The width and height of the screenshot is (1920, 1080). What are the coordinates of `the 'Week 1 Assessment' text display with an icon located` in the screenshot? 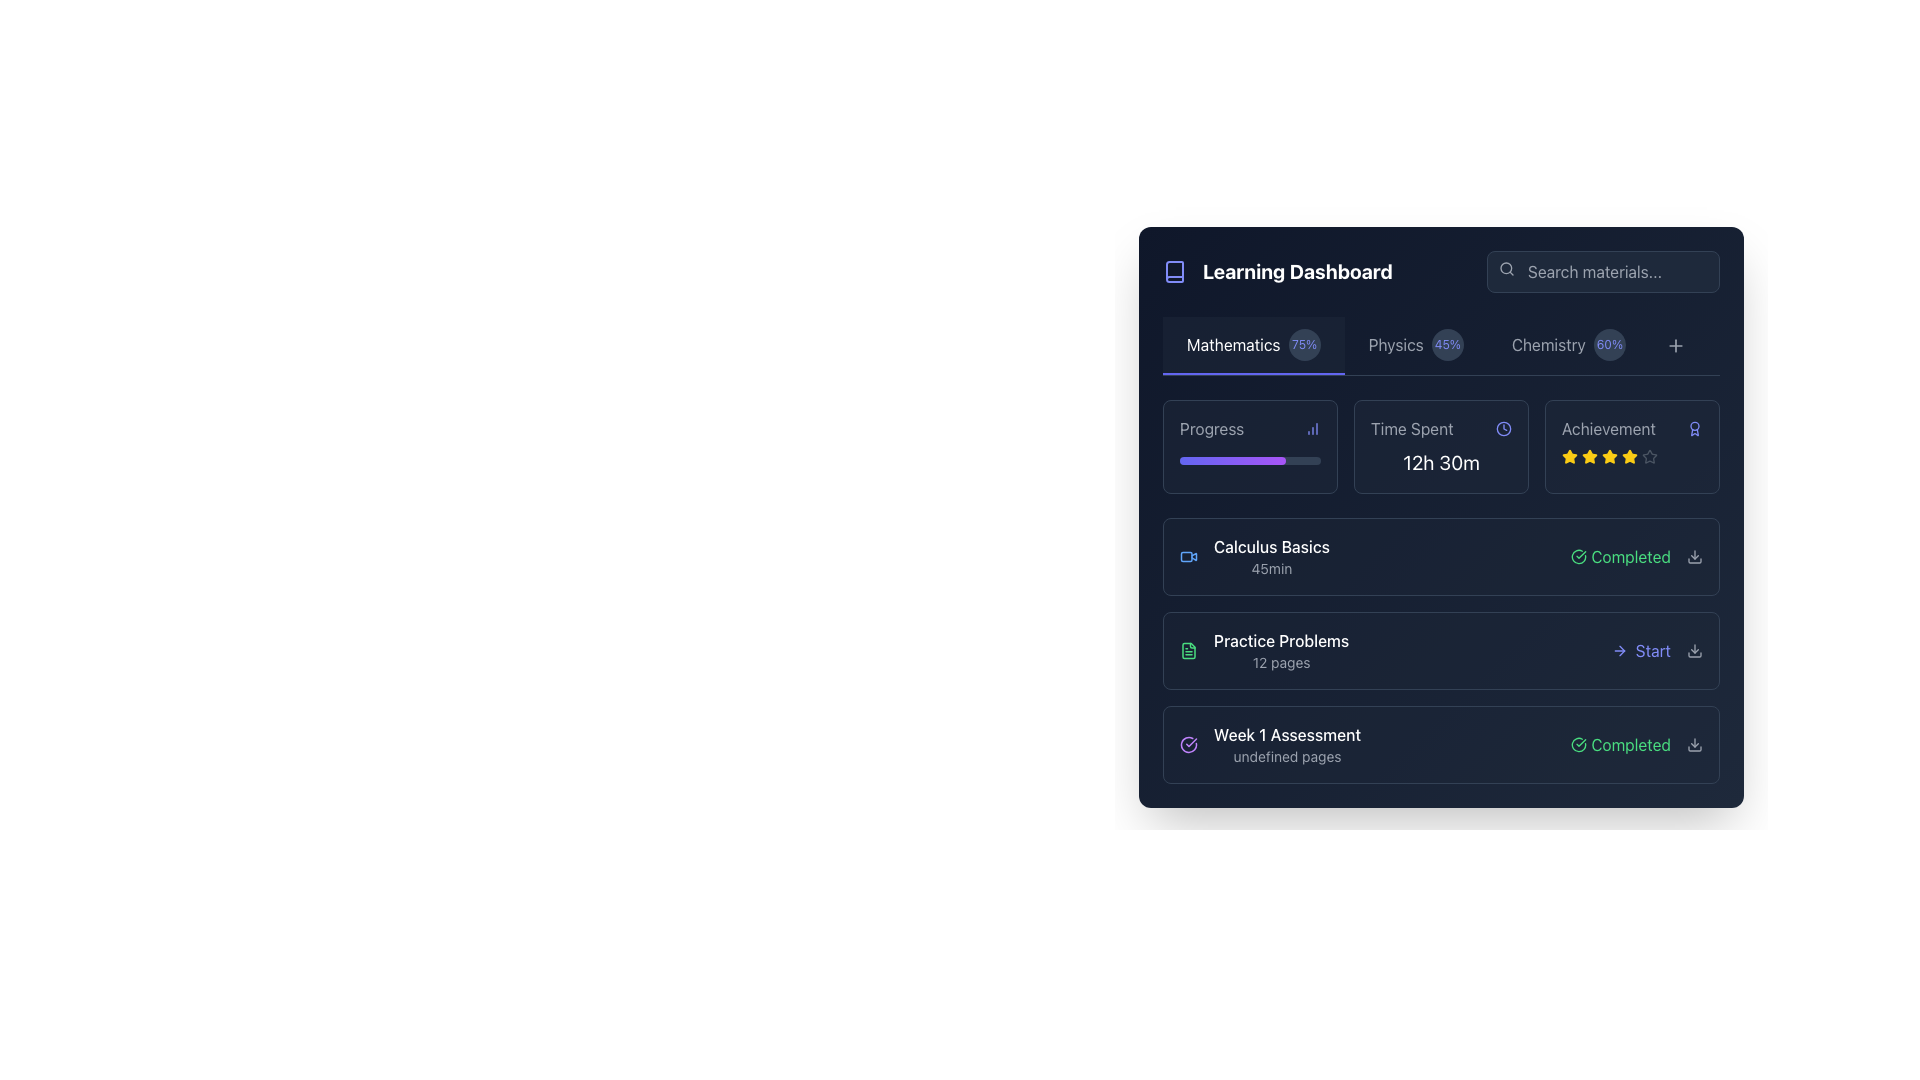 It's located at (1269, 744).